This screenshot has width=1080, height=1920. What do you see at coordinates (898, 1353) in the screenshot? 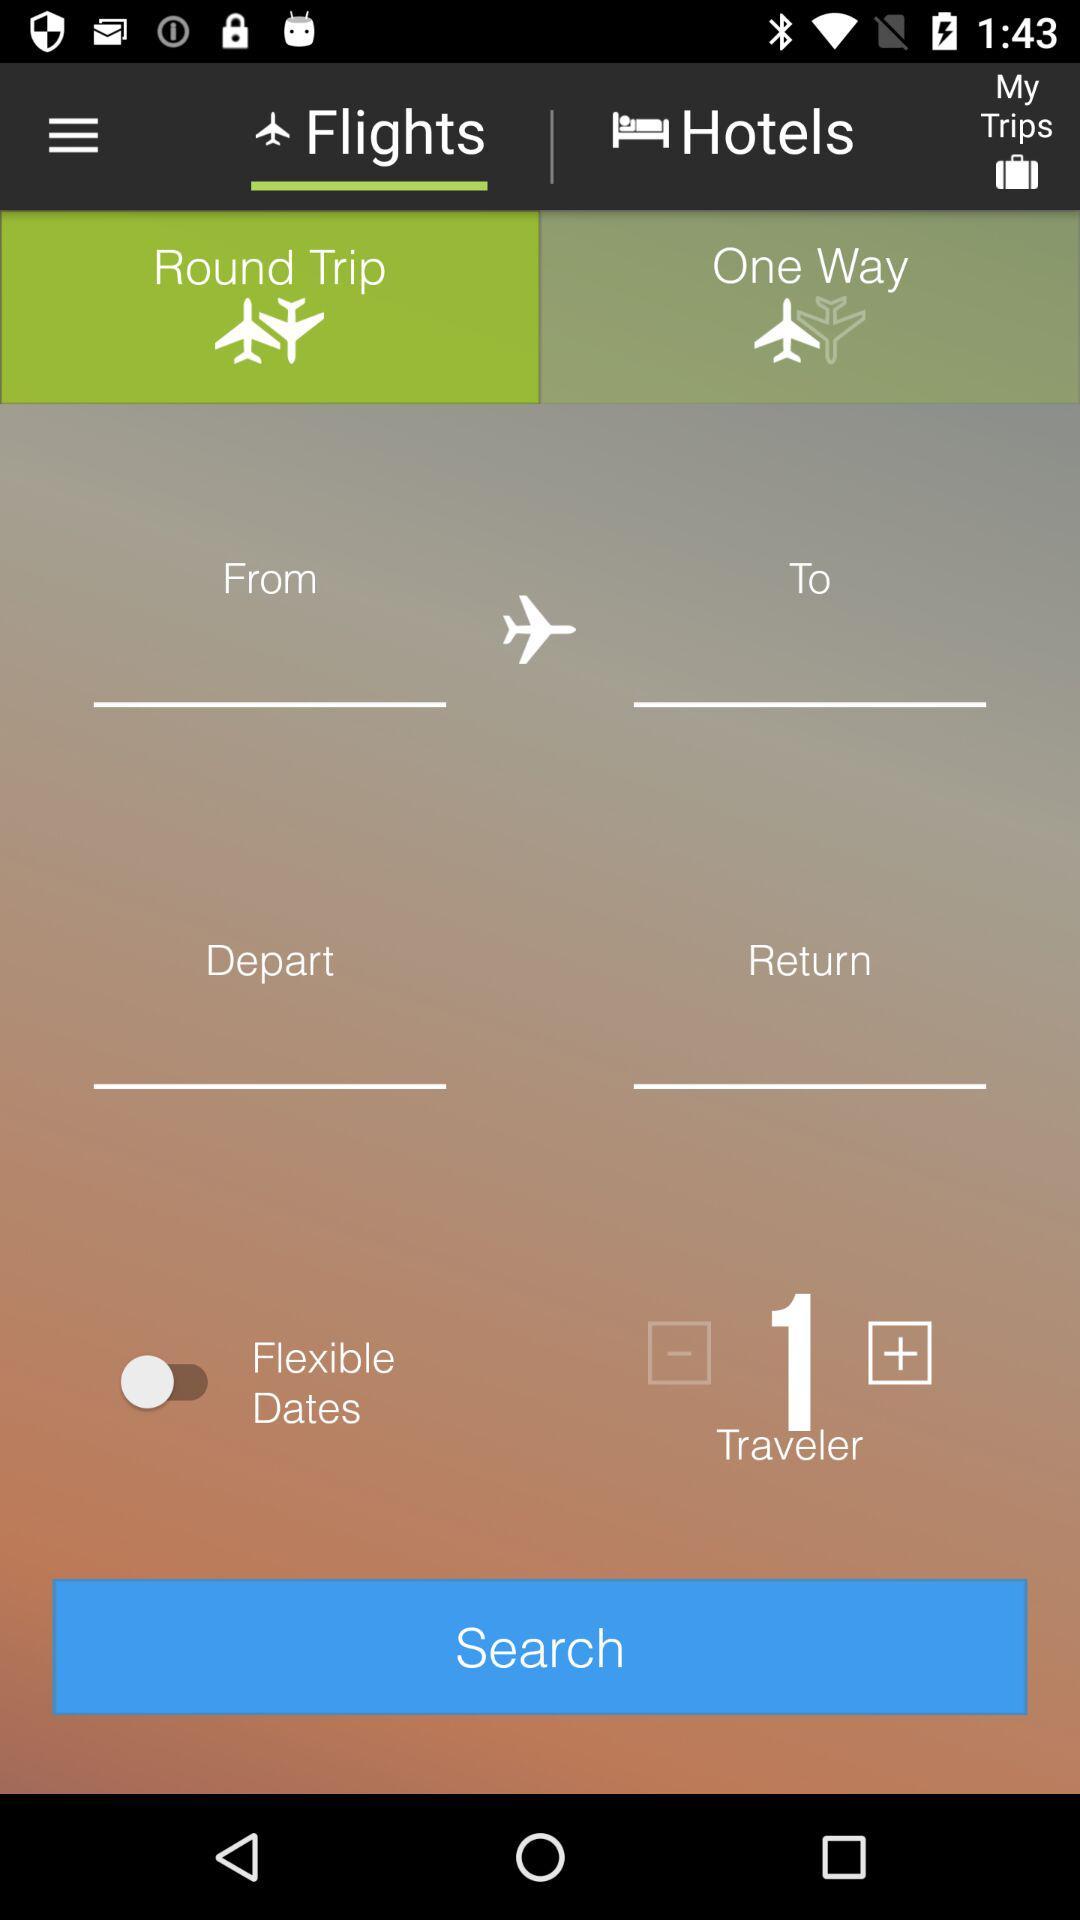
I see `increase traveler number` at bounding box center [898, 1353].